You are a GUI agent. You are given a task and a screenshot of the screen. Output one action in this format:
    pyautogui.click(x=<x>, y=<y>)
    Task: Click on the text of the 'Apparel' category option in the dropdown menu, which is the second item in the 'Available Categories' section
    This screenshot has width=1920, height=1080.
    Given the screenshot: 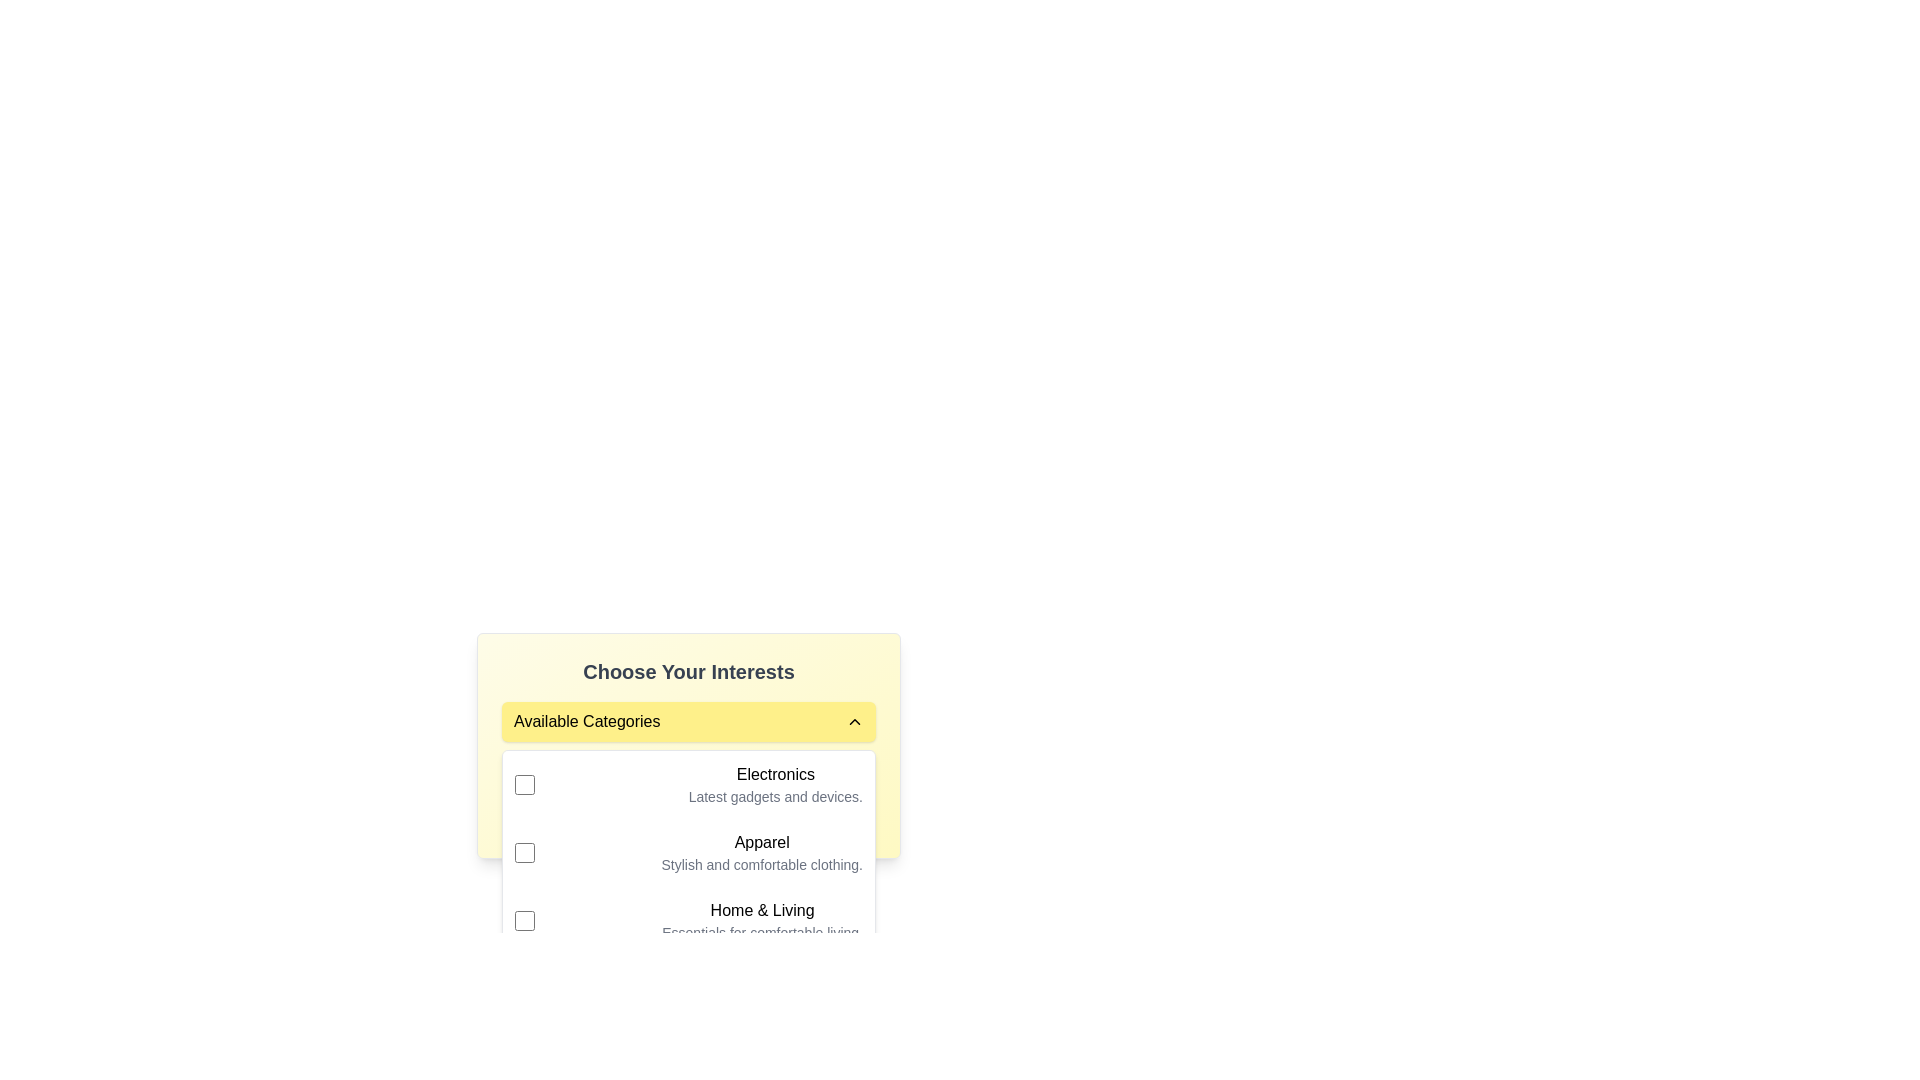 What is the action you would take?
    pyautogui.click(x=689, y=869)
    